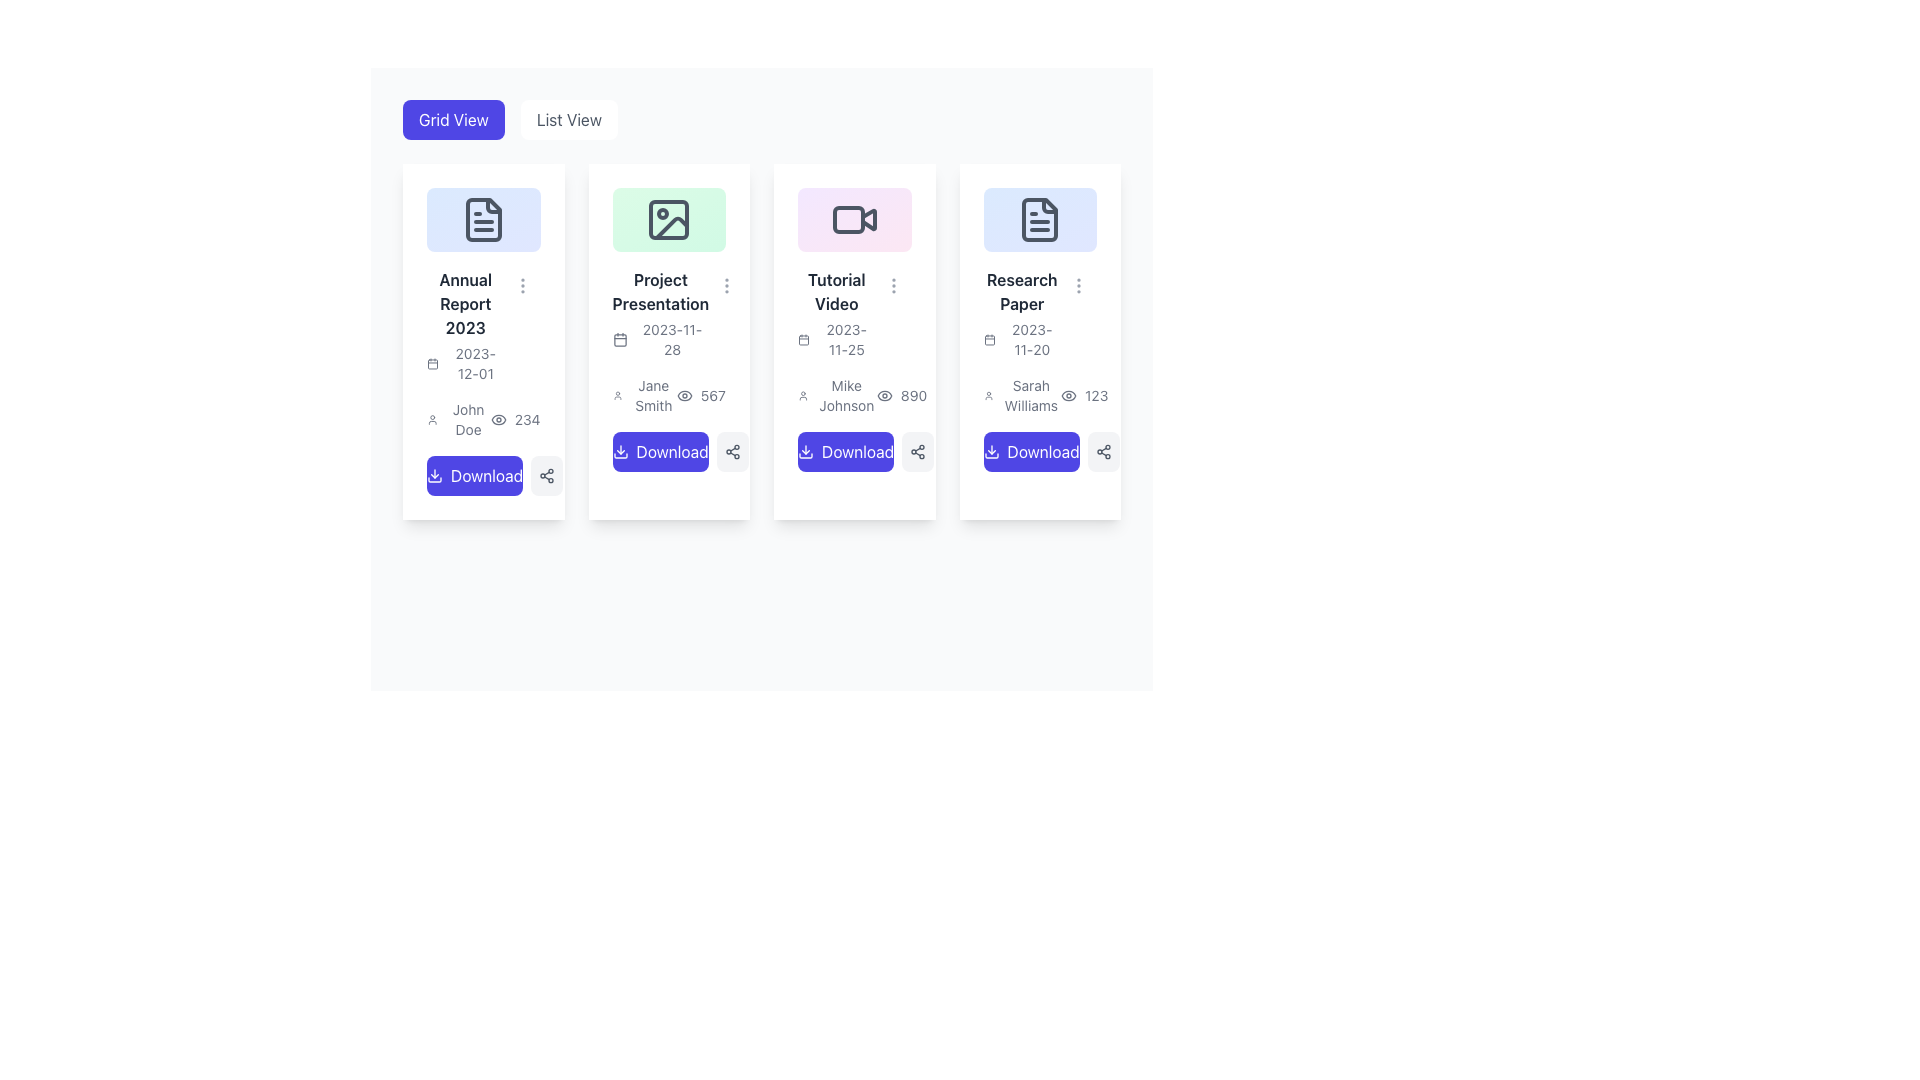 This screenshot has height=1080, width=1920. What do you see at coordinates (836, 291) in the screenshot?
I see `the 'Tutorial Video' text label that is bold and dark on a light background, located in the upper third of the third card in a grid of four cards` at bounding box center [836, 291].